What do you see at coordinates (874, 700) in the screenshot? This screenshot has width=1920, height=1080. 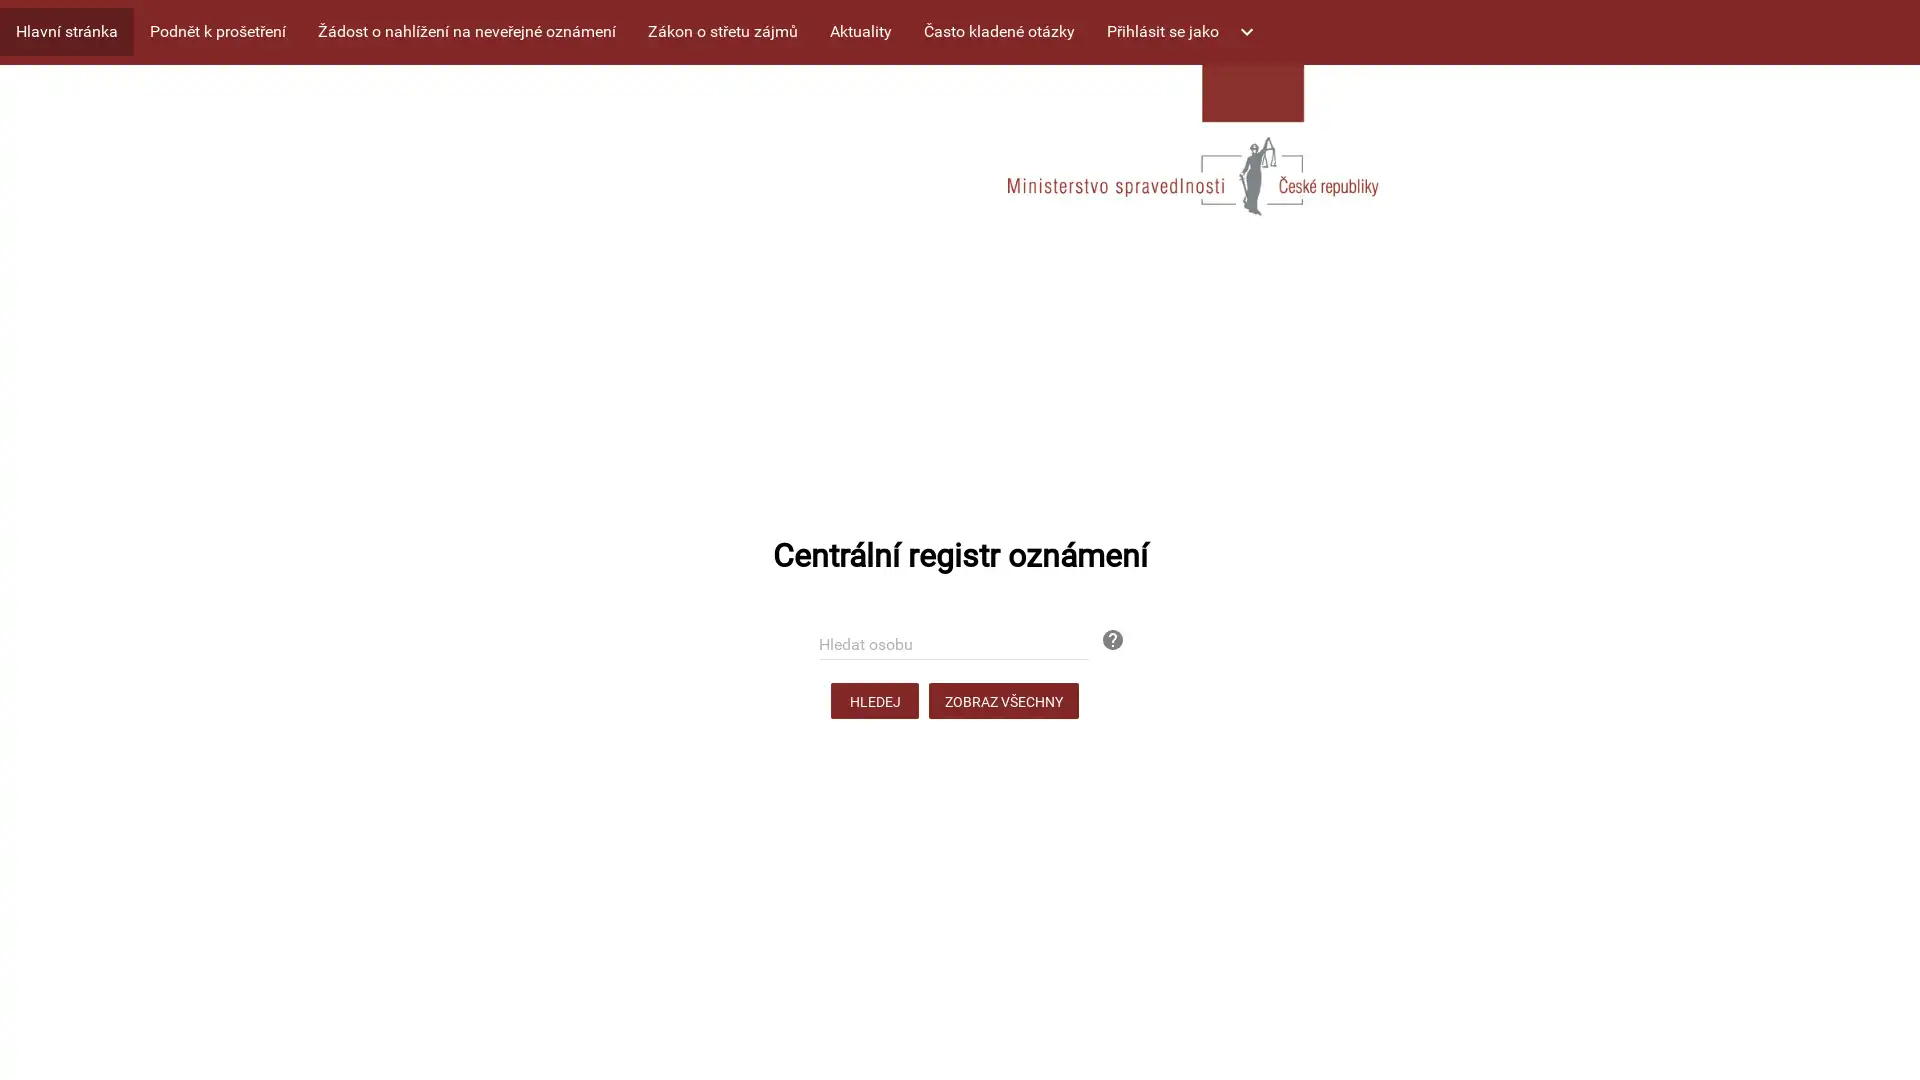 I see `HLEDEJ` at bounding box center [874, 700].